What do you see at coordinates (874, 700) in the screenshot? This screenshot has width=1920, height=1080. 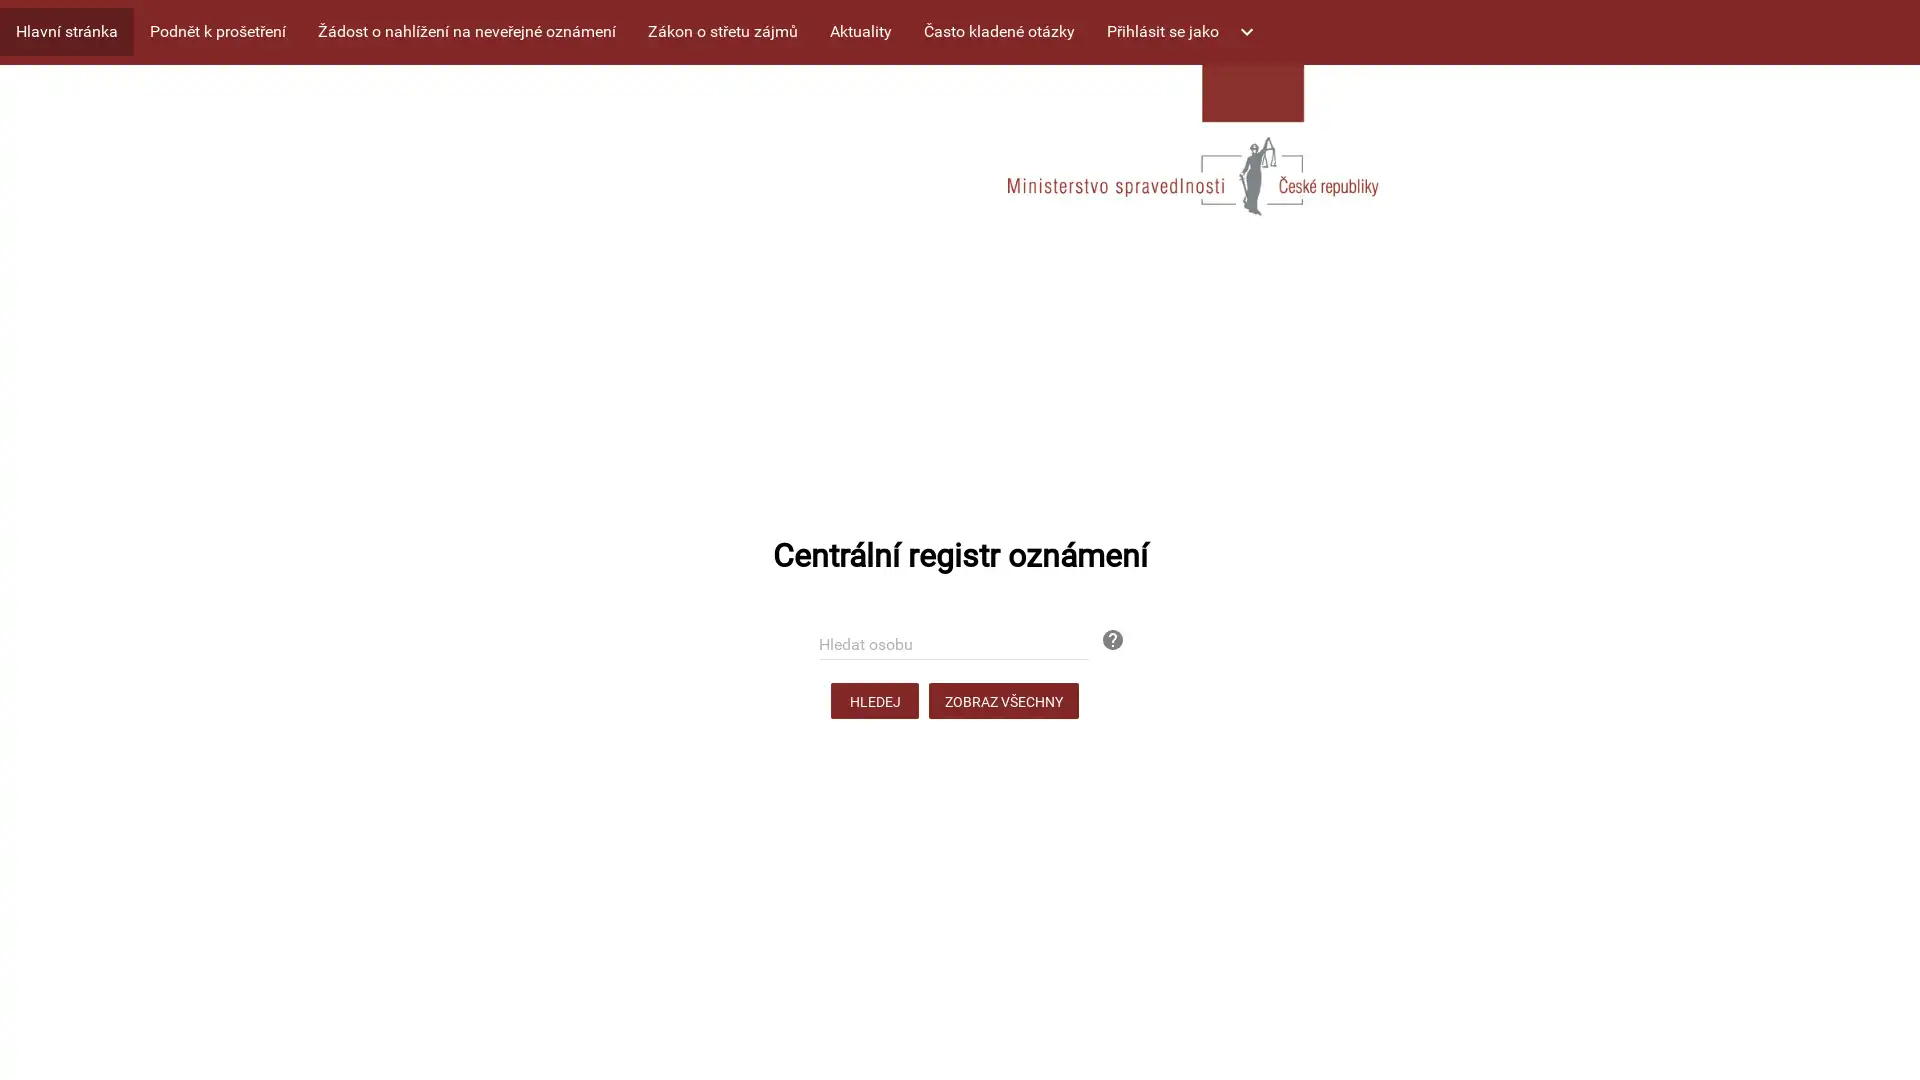 I see `HLEDEJ` at bounding box center [874, 700].